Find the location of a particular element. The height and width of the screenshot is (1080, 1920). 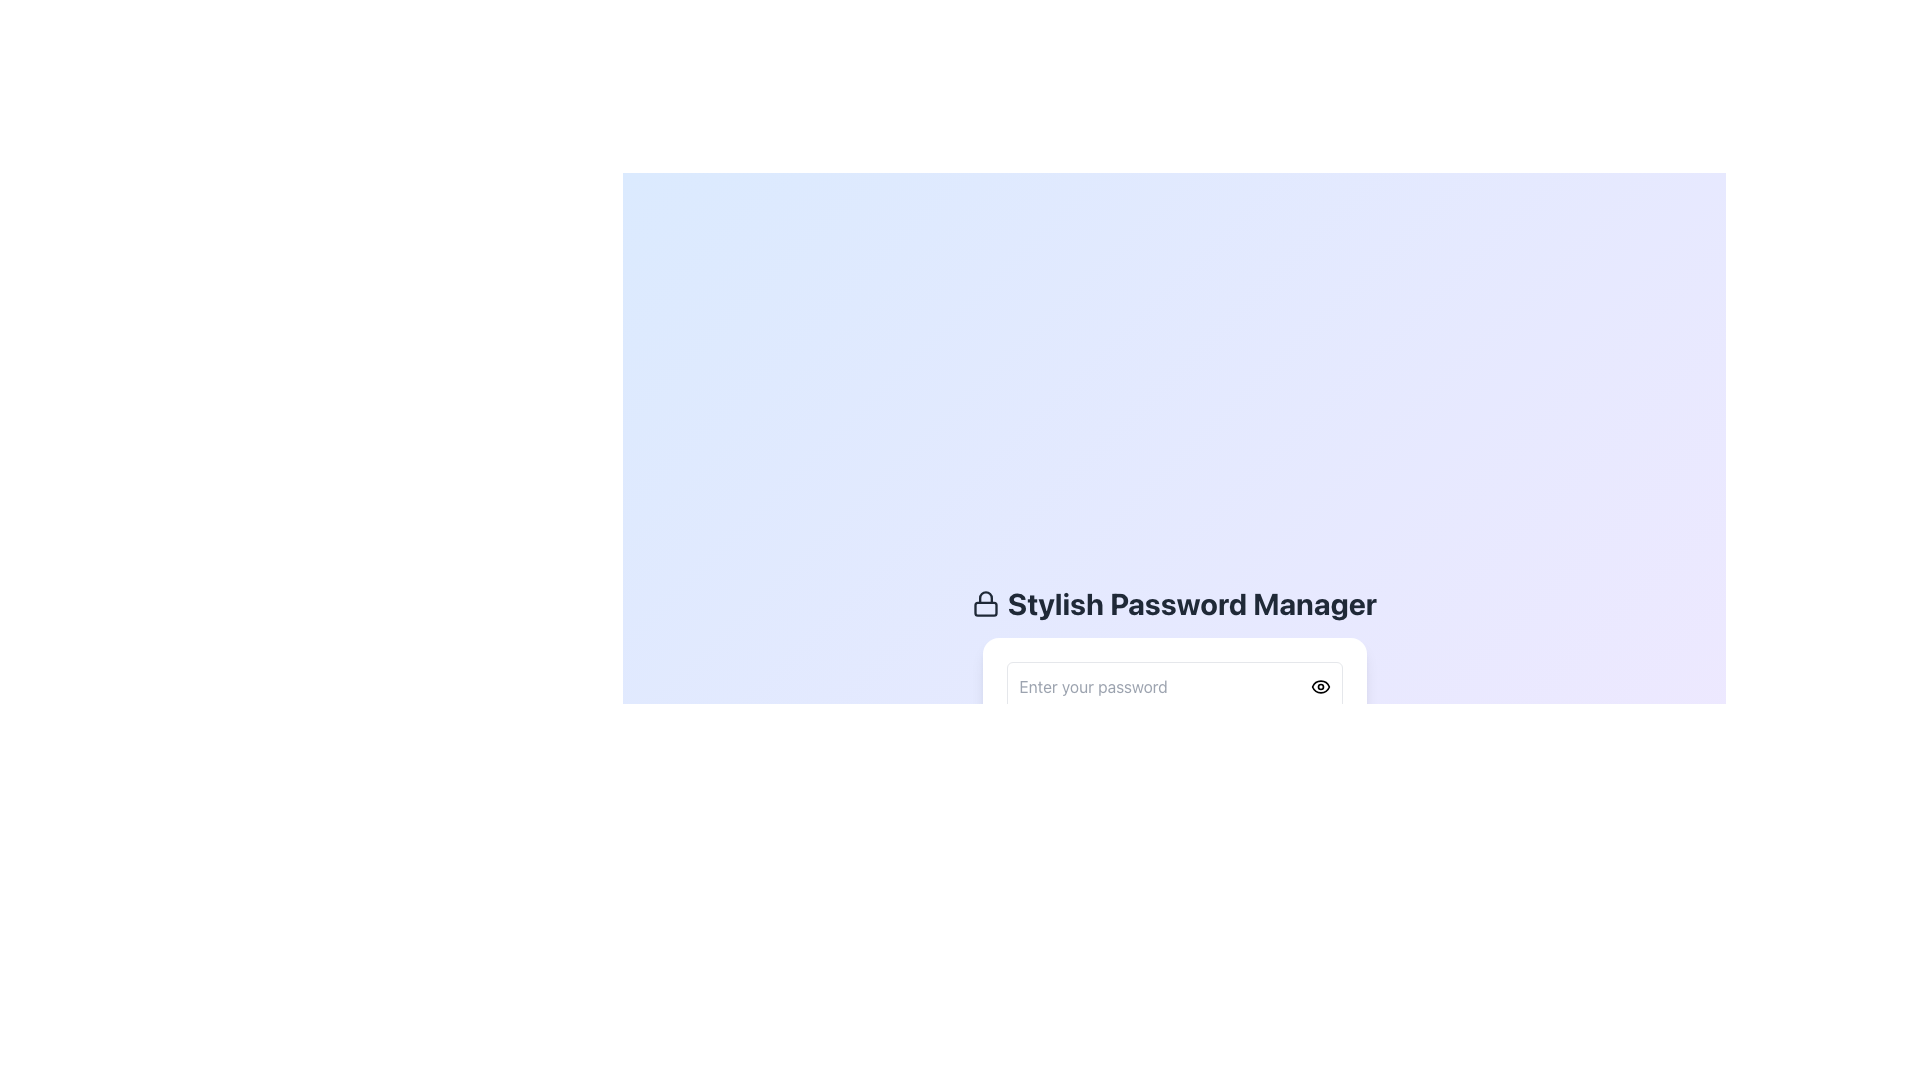

the eye-shaped icon located at the right edge of the password input field is located at coordinates (1320, 685).